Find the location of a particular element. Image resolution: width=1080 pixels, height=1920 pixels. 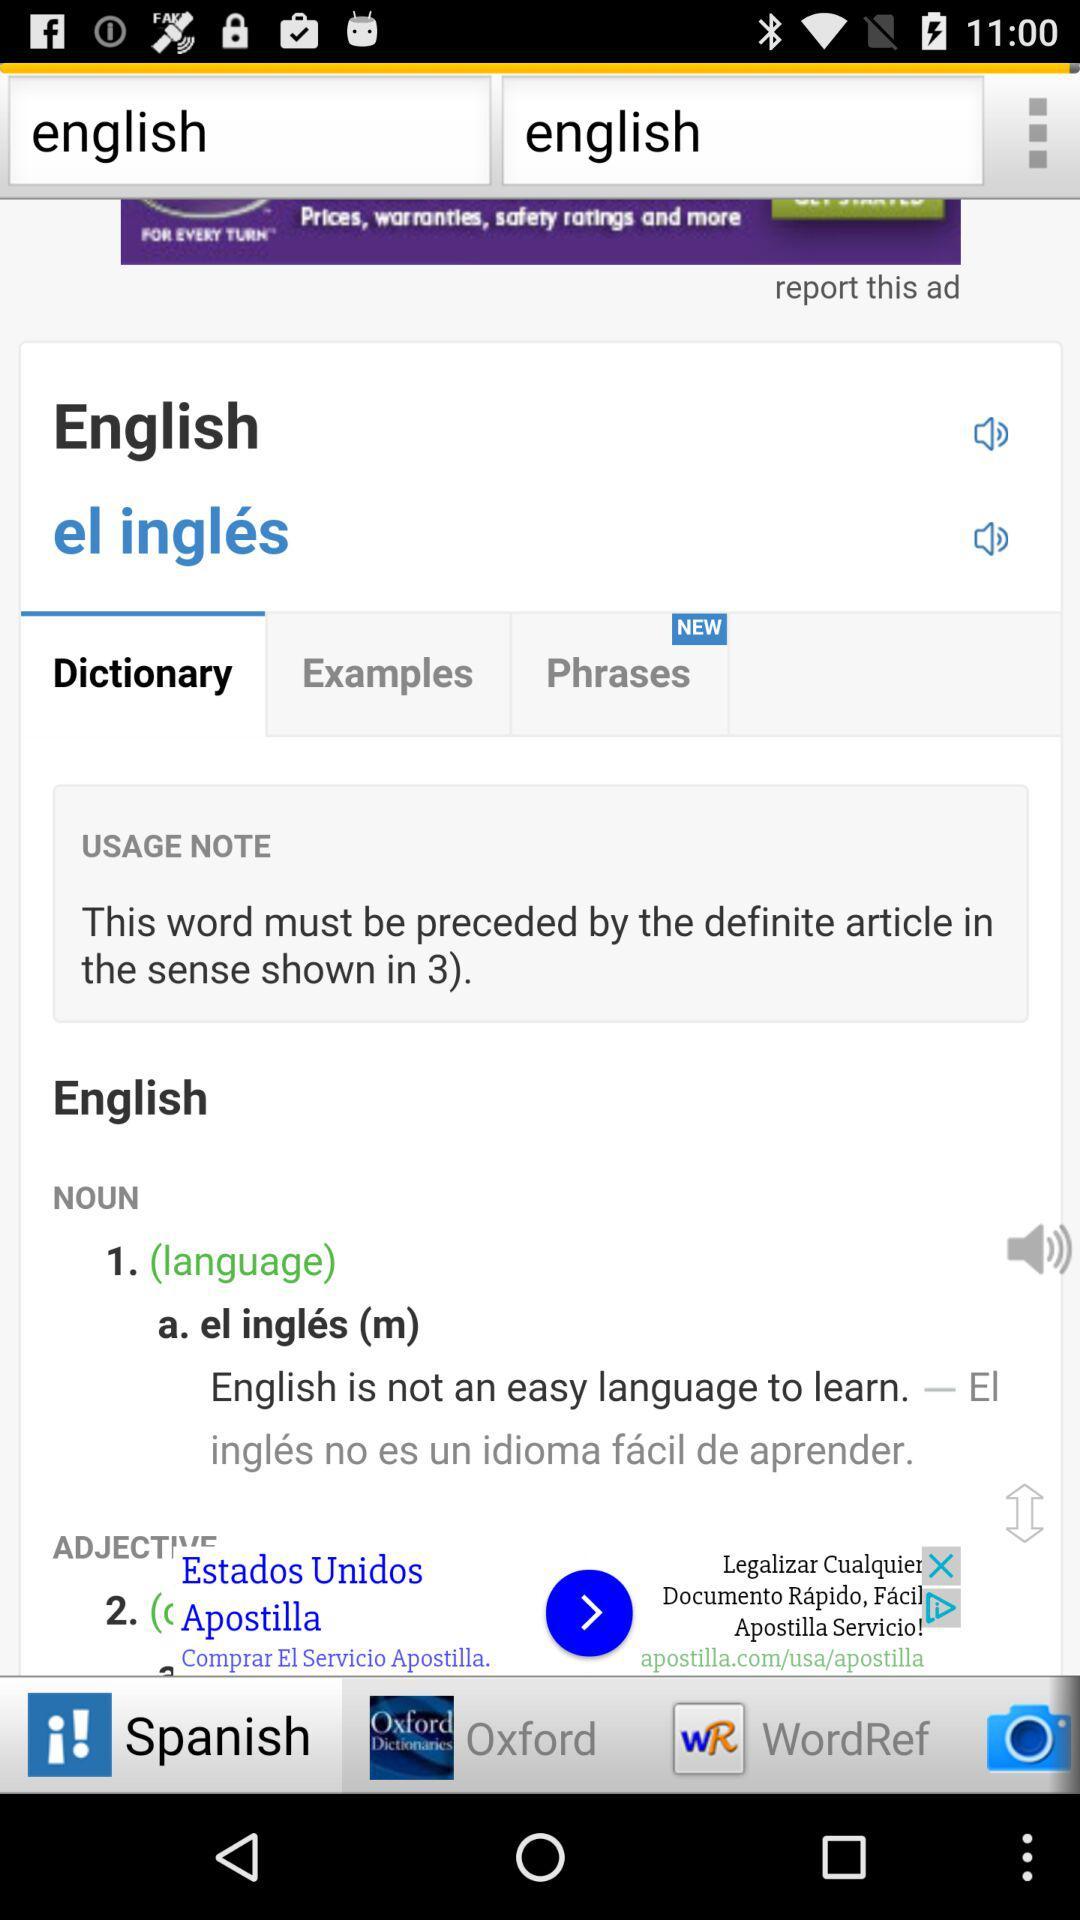

option is located at coordinates (1035, 135).